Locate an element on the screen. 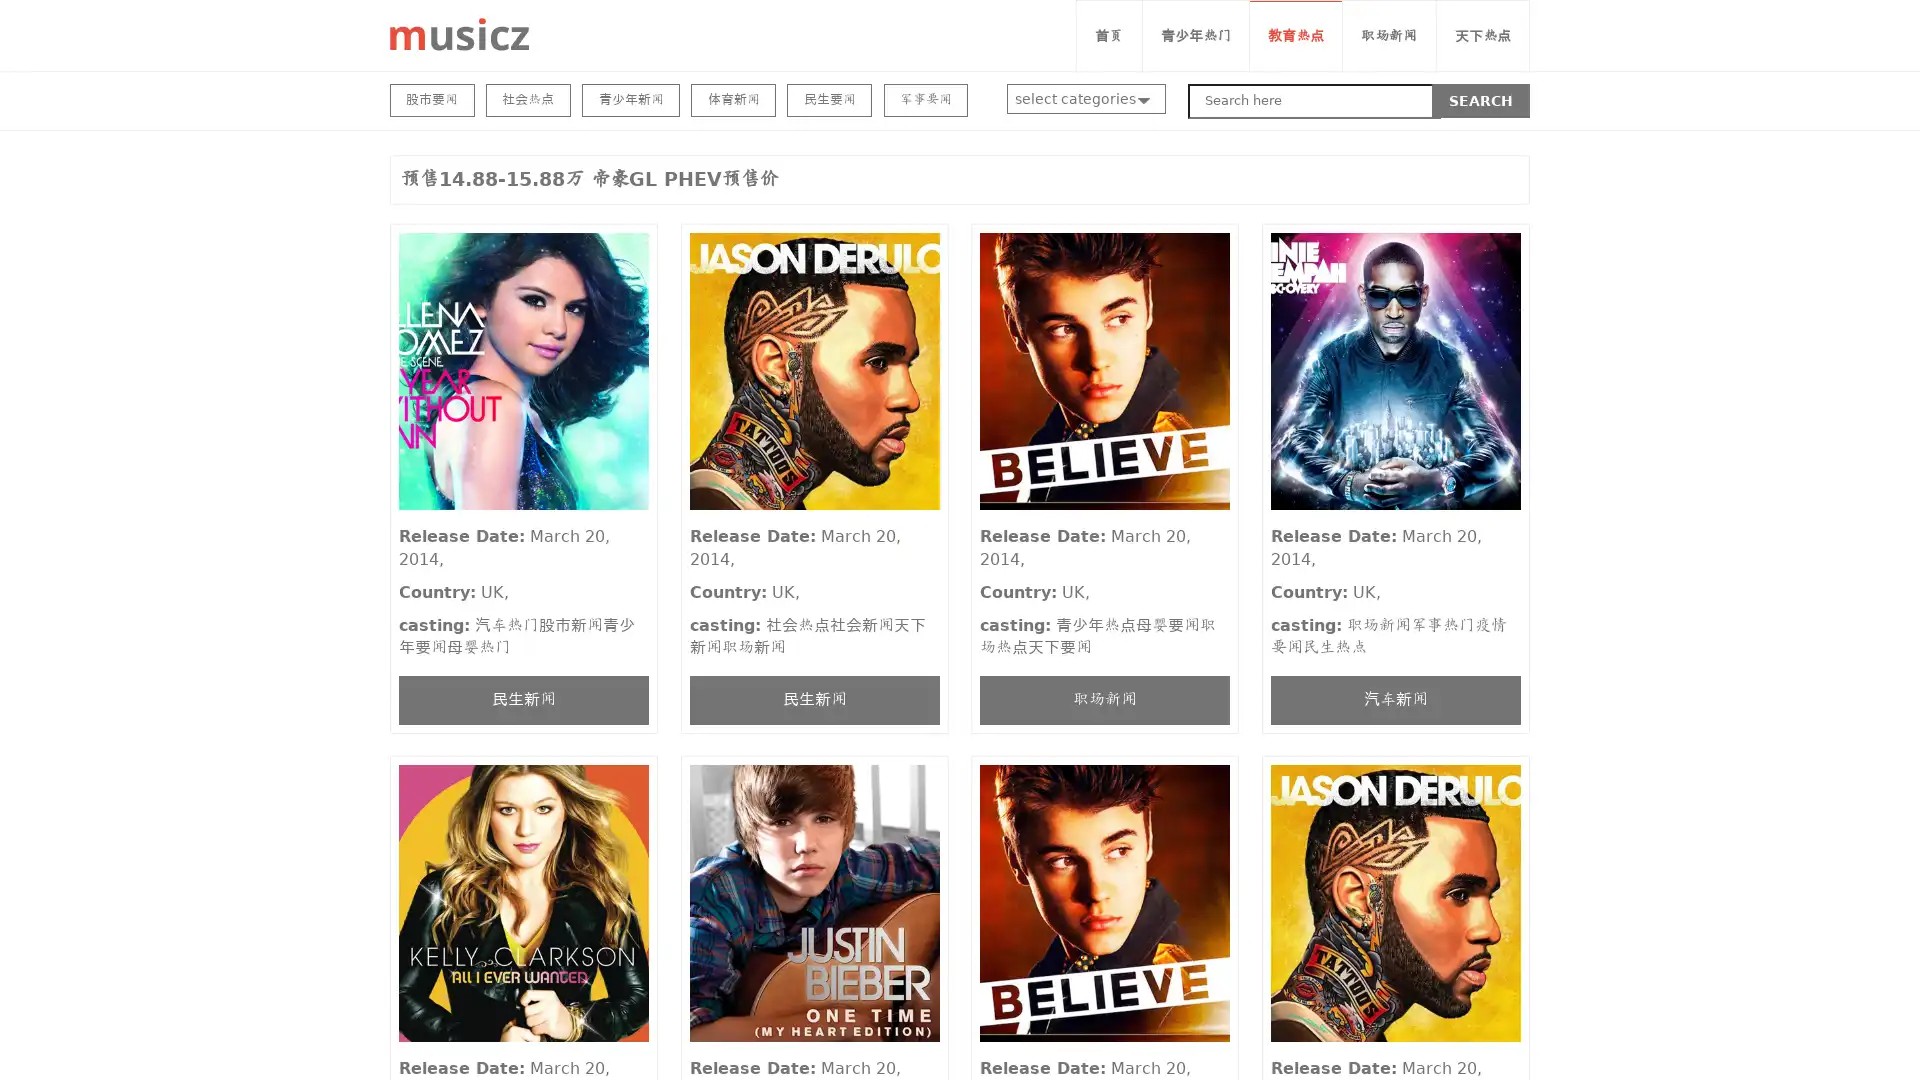 The height and width of the screenshot is (1080, 1920). search is located at coordinates (1481, 100).